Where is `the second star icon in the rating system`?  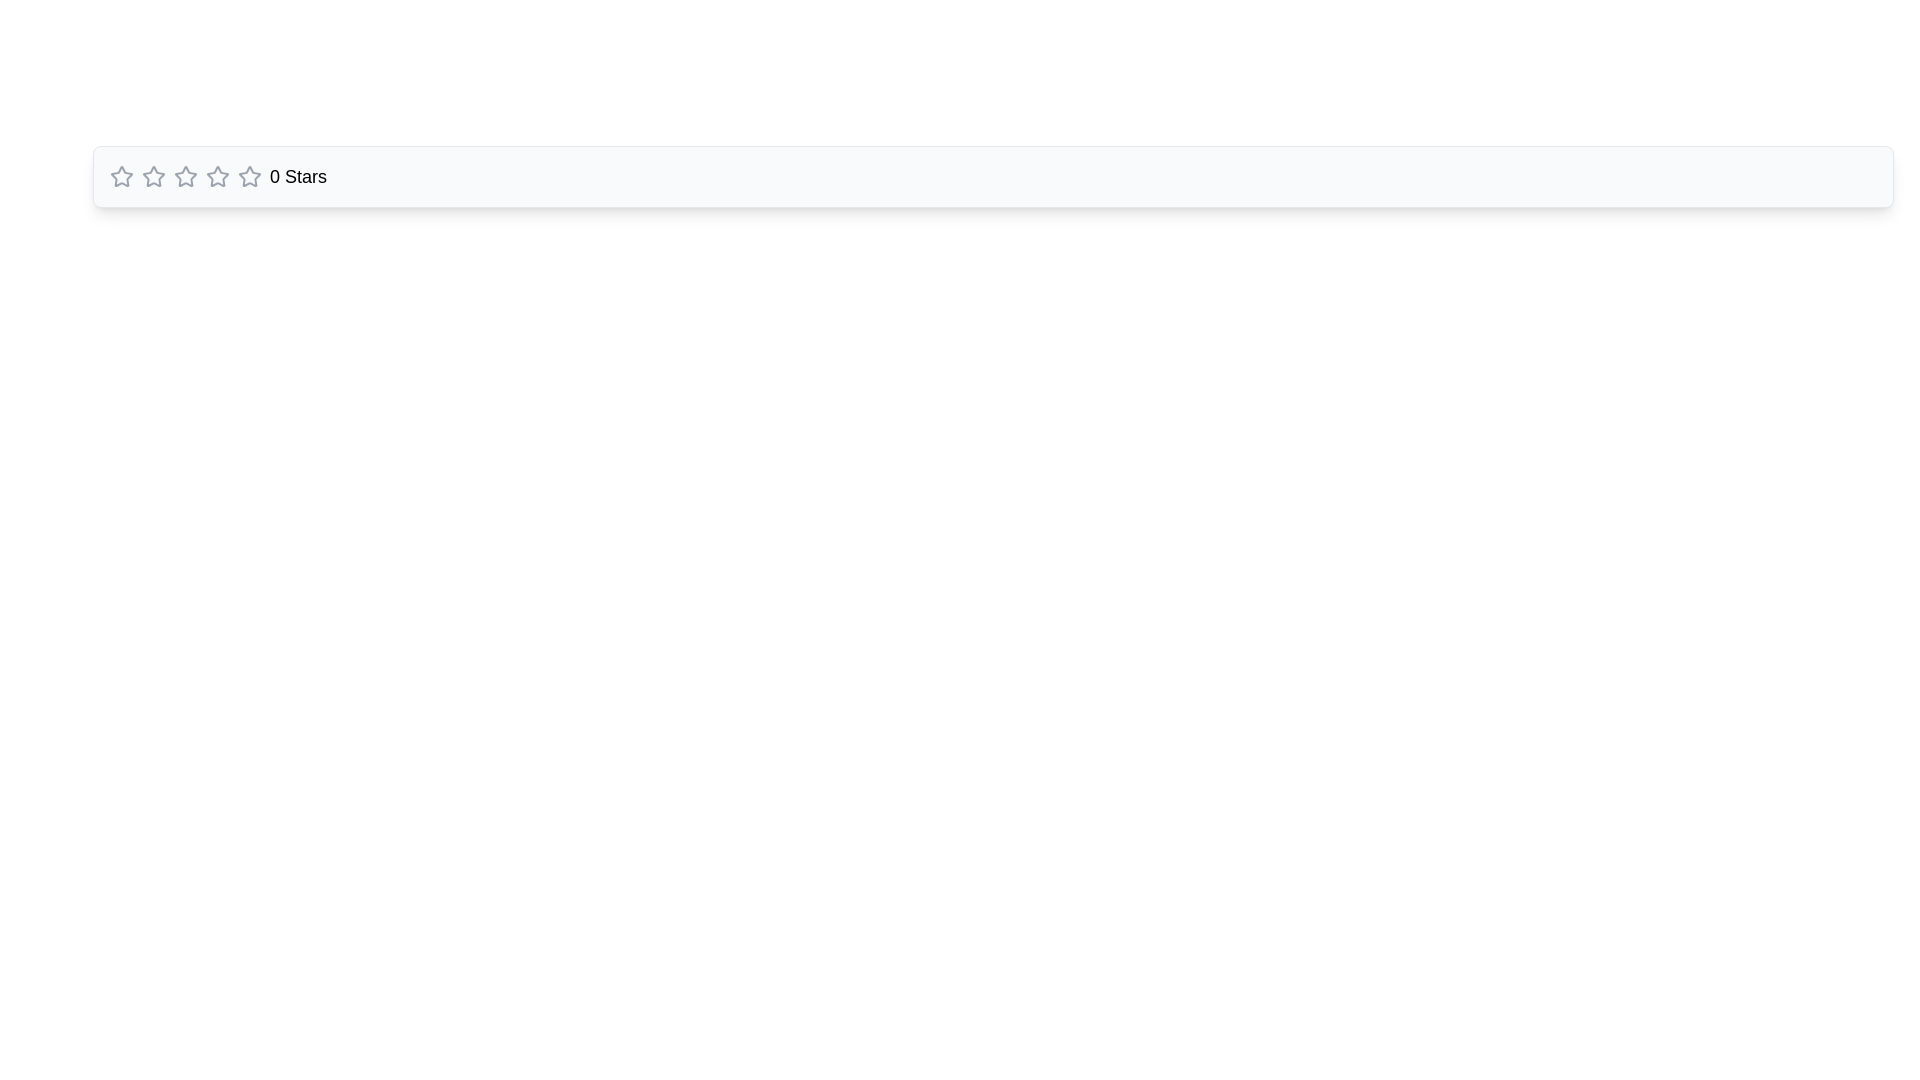
the second star icon in the rating system is located at coordinates (152, 176).